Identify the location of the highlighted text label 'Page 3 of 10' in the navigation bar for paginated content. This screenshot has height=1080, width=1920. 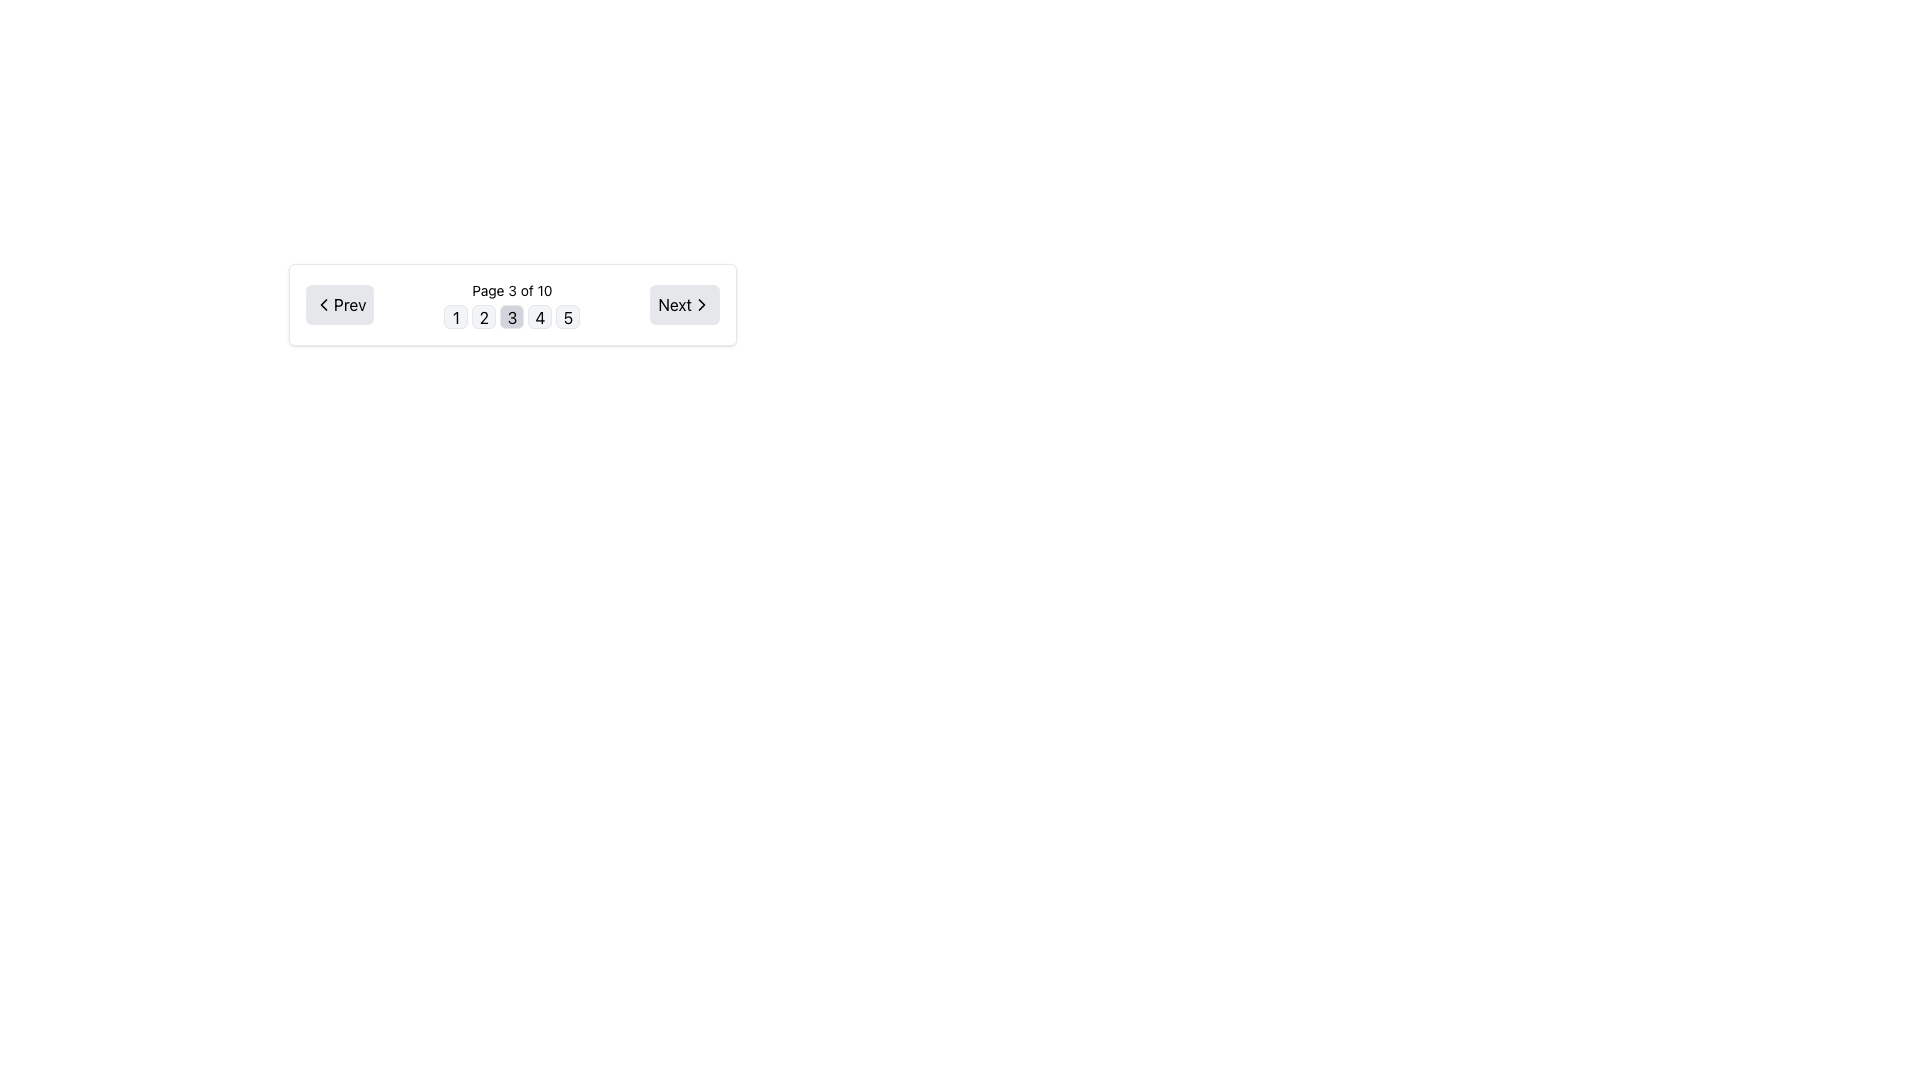
(513, 304).